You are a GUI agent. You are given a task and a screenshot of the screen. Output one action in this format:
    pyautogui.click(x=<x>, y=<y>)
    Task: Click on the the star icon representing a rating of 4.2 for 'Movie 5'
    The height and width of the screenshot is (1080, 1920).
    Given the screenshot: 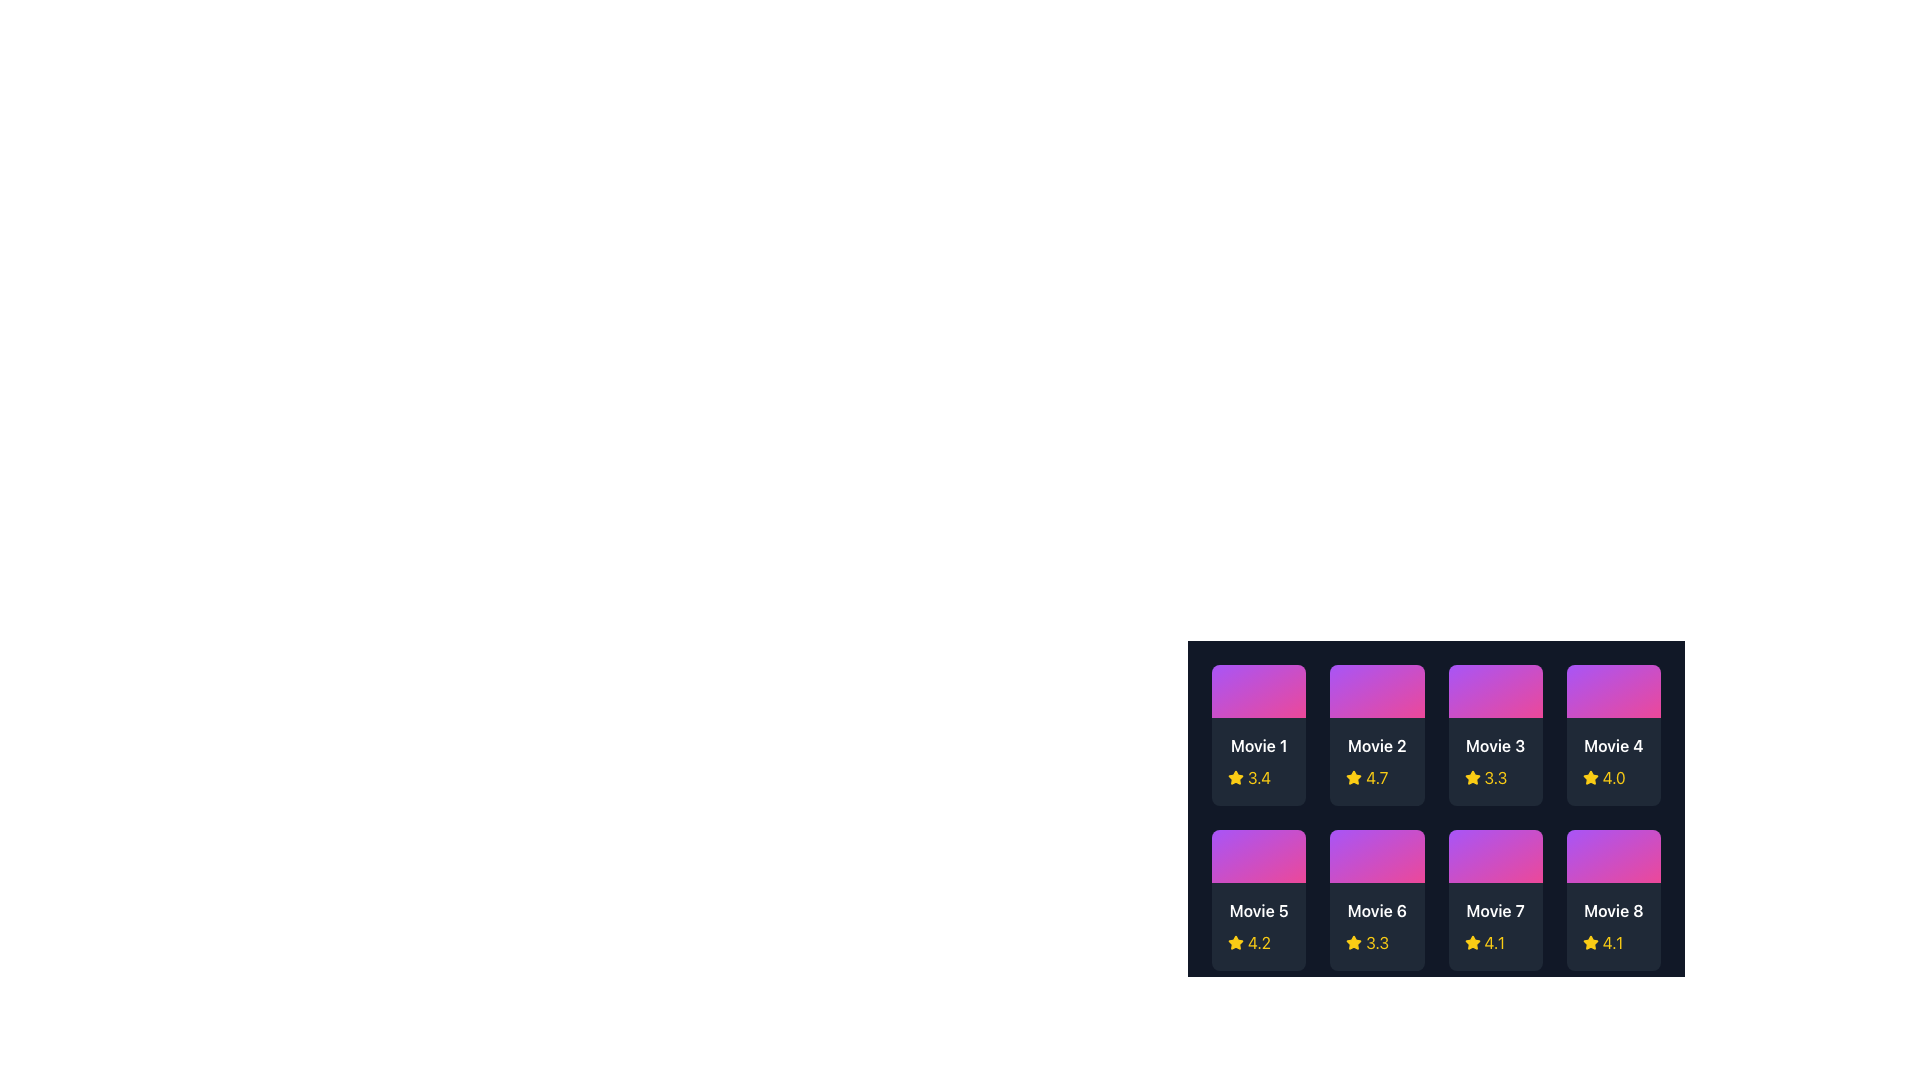 What is the action you would take?
    pyautogui.click(x=1235, y=942)
    